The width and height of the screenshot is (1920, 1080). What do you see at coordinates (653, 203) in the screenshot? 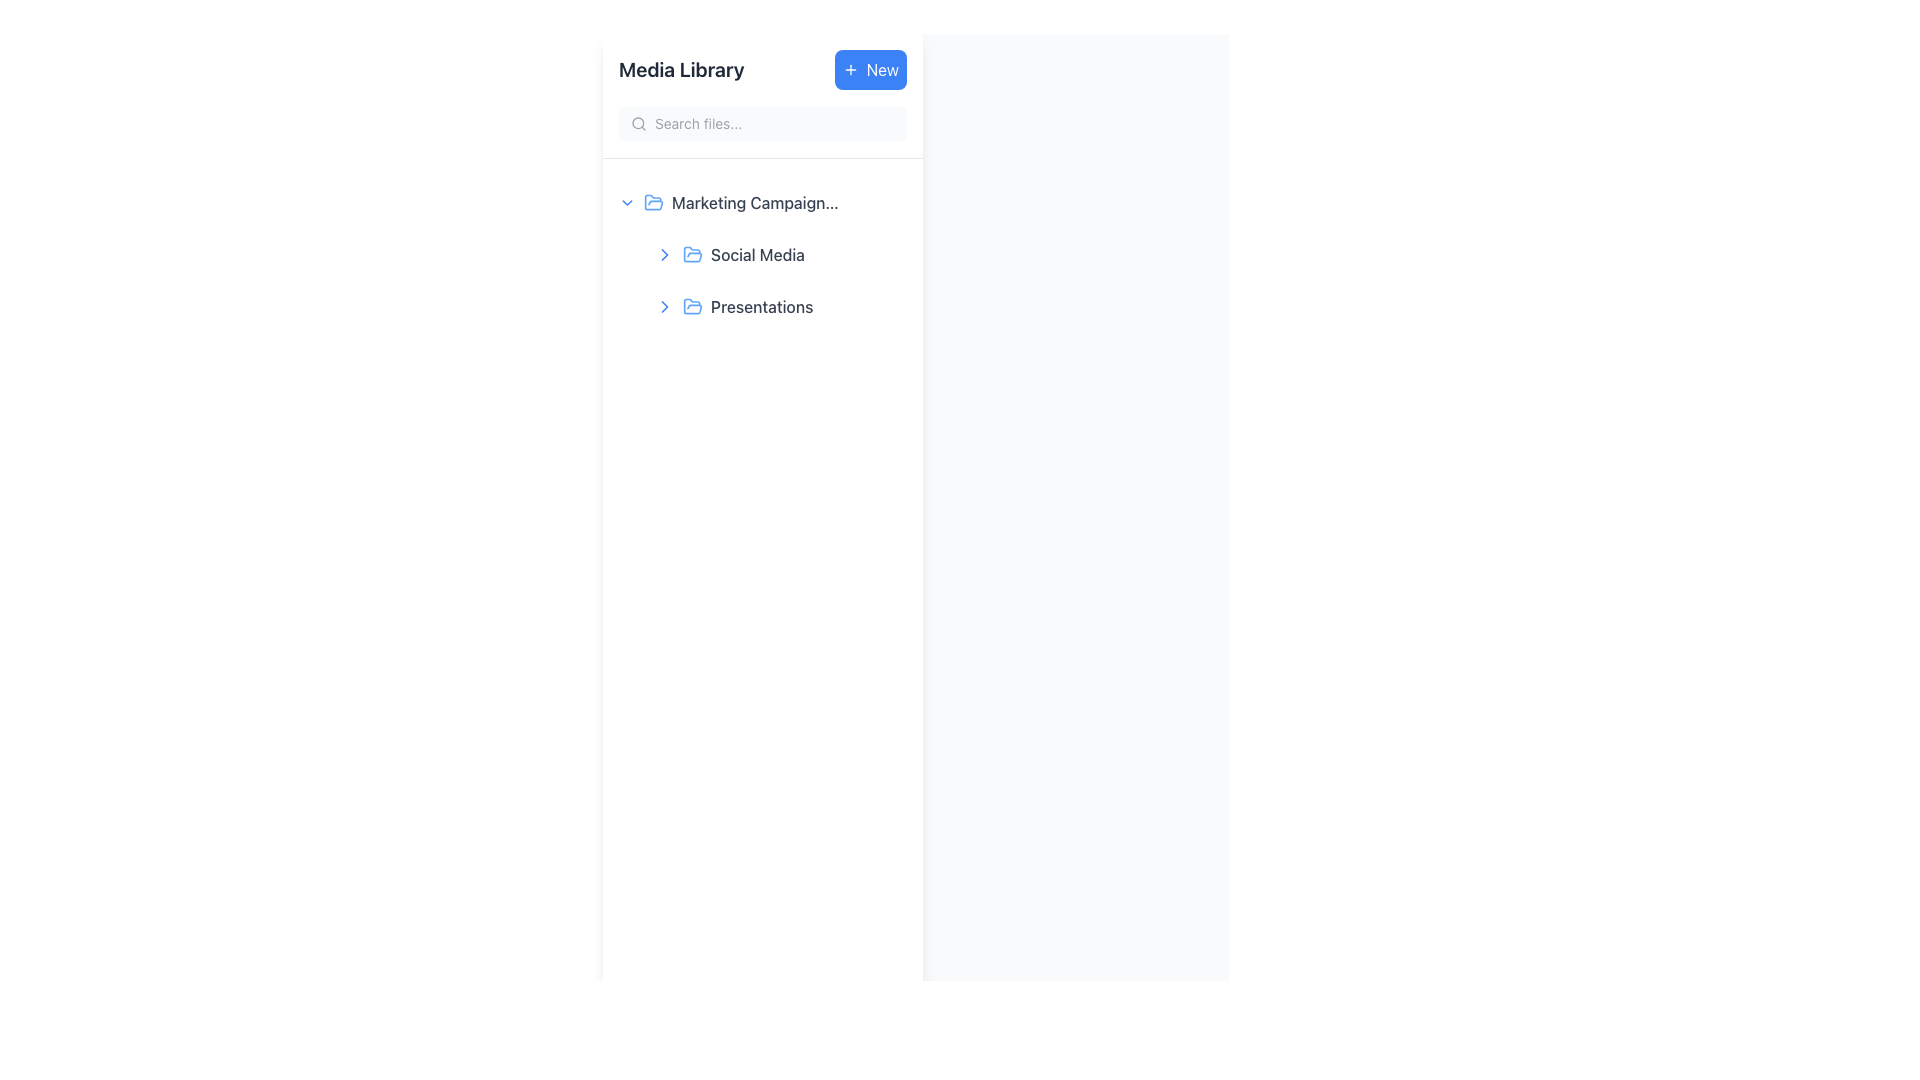
I see `the open folder icon, which is positioned to the right of the downward arrow icon and before the label 'Marketing Campaign 2024'` at bounding box center [653, 203].